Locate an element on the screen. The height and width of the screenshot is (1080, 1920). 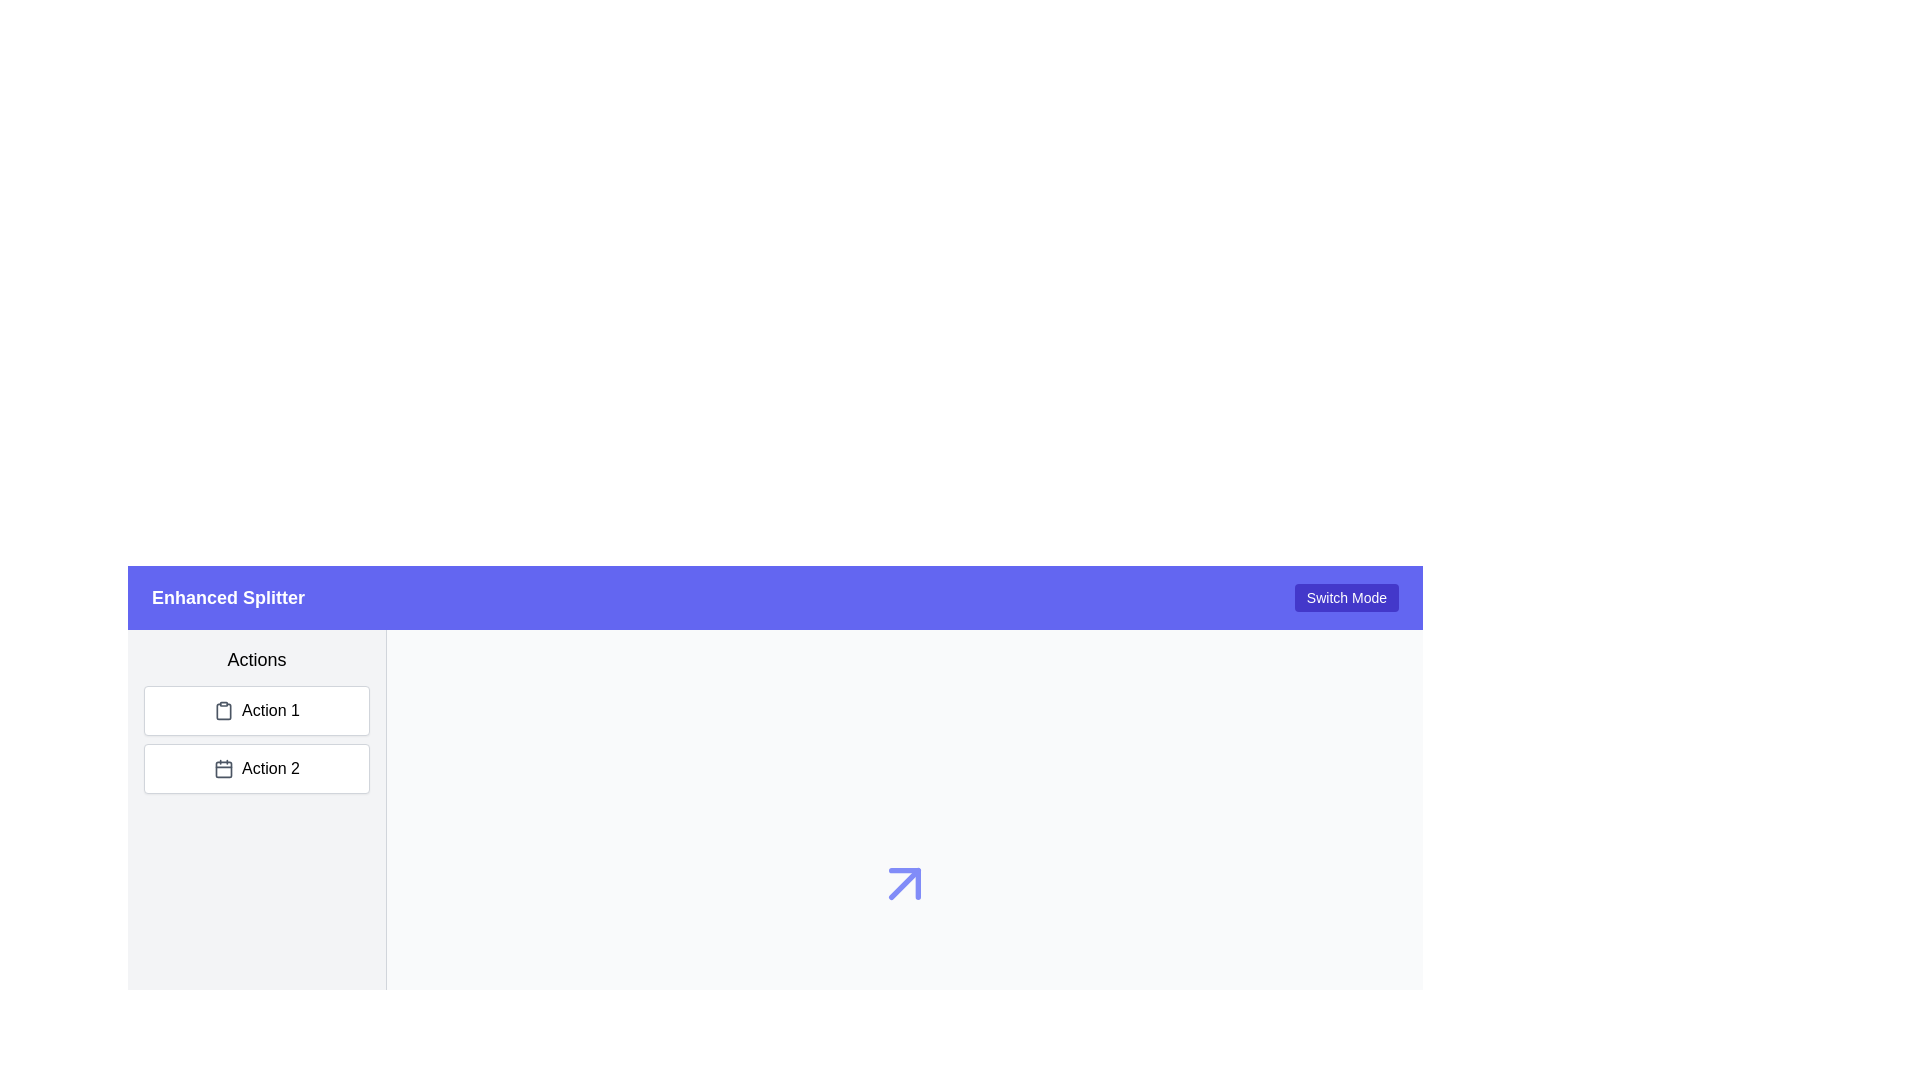
the text label 'Enhanced Splitter' which is styled with a bold font on a blue background, located in the upper-left corner of the header bar is located at coordinates (228, 596).